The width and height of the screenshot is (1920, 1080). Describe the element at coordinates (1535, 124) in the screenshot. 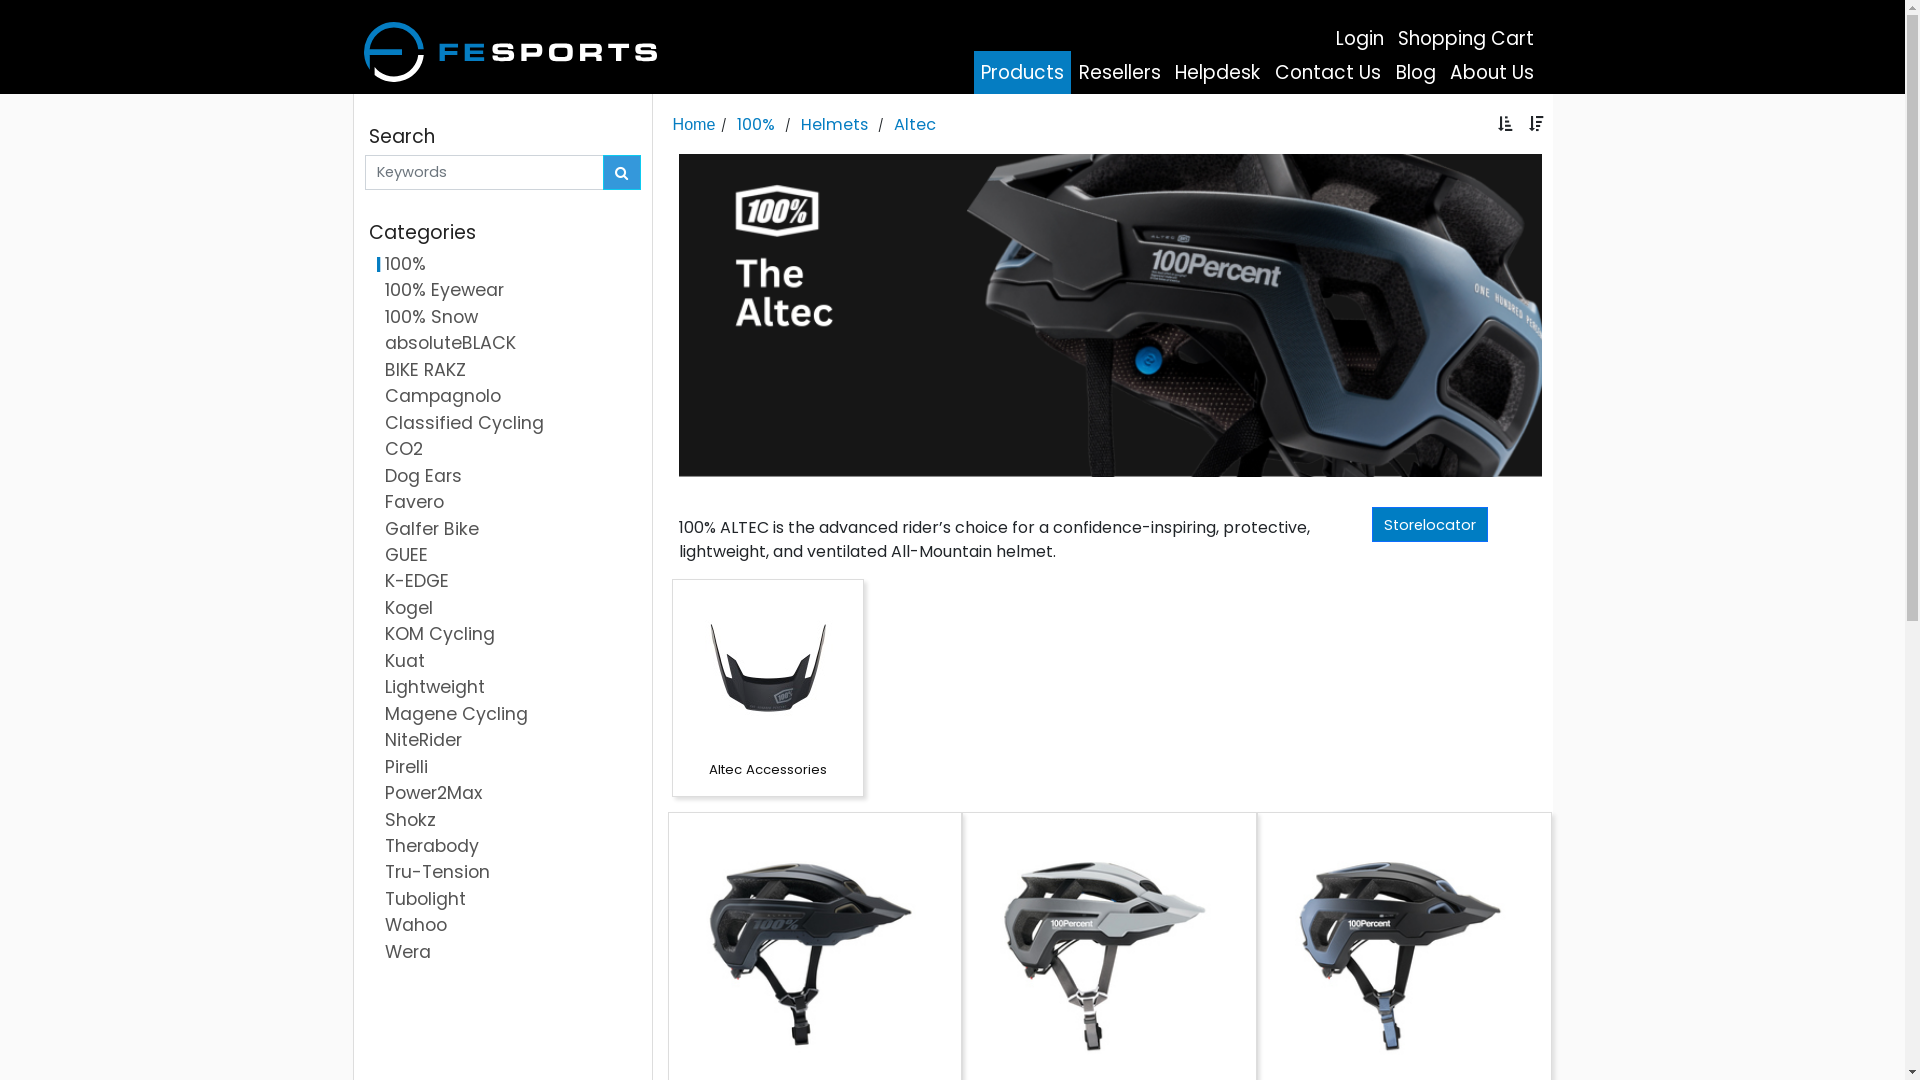

I see `'Sort descending'` at that location.